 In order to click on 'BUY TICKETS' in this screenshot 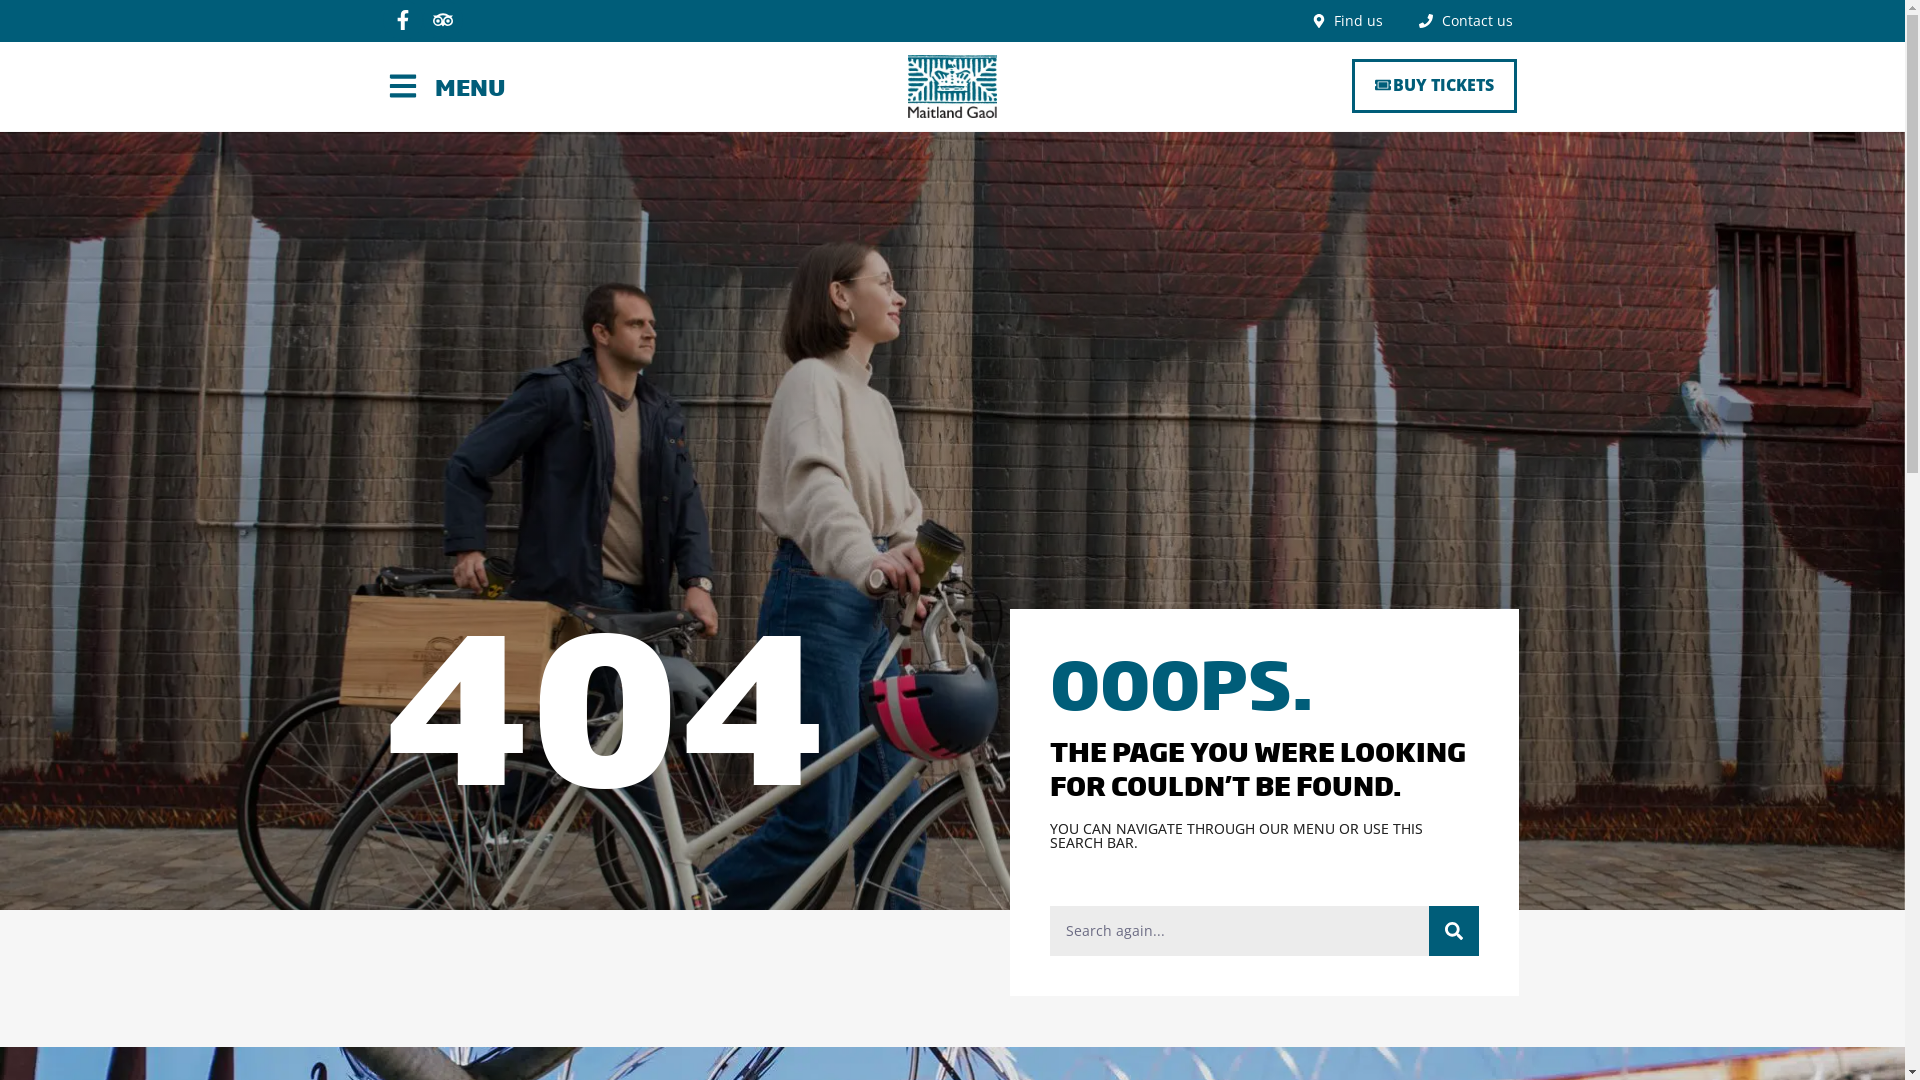, I will do `click(1433, 84)`.